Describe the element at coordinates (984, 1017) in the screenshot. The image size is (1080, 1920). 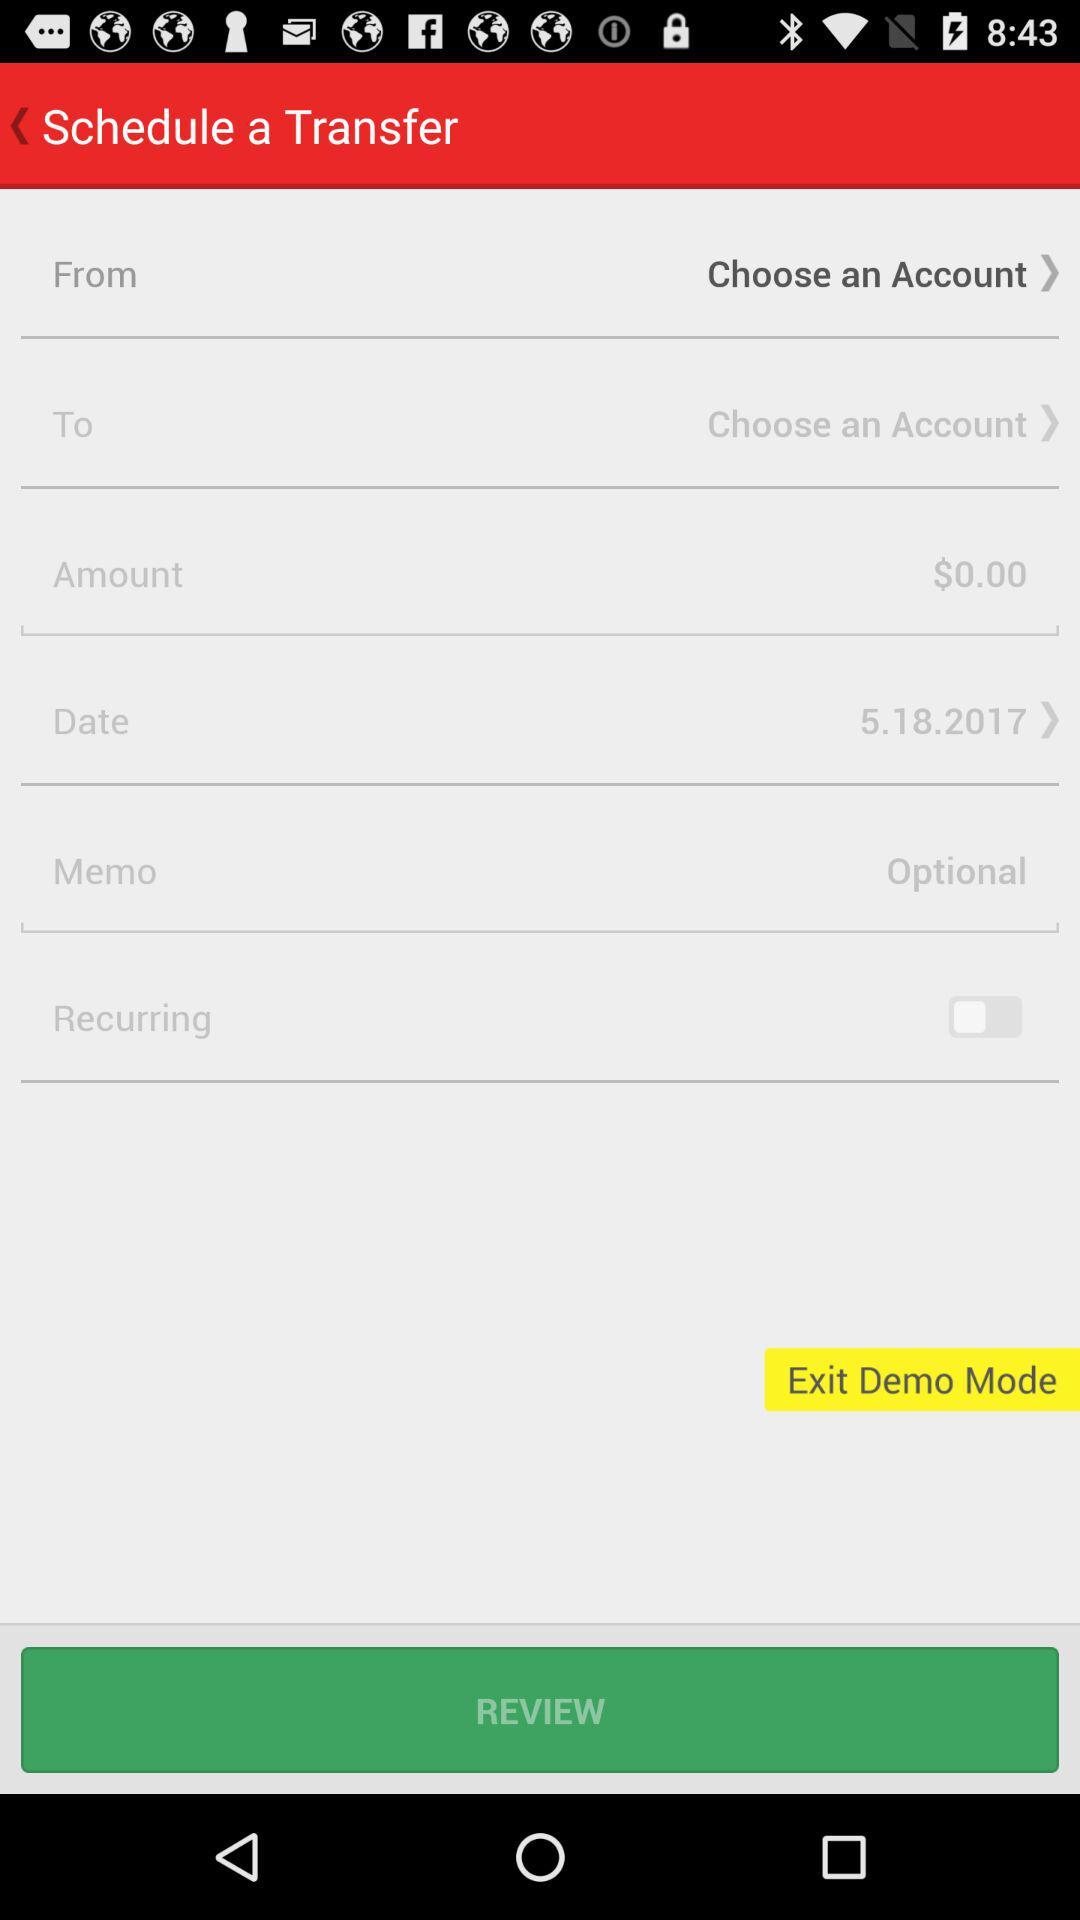
I see `key` at that location.